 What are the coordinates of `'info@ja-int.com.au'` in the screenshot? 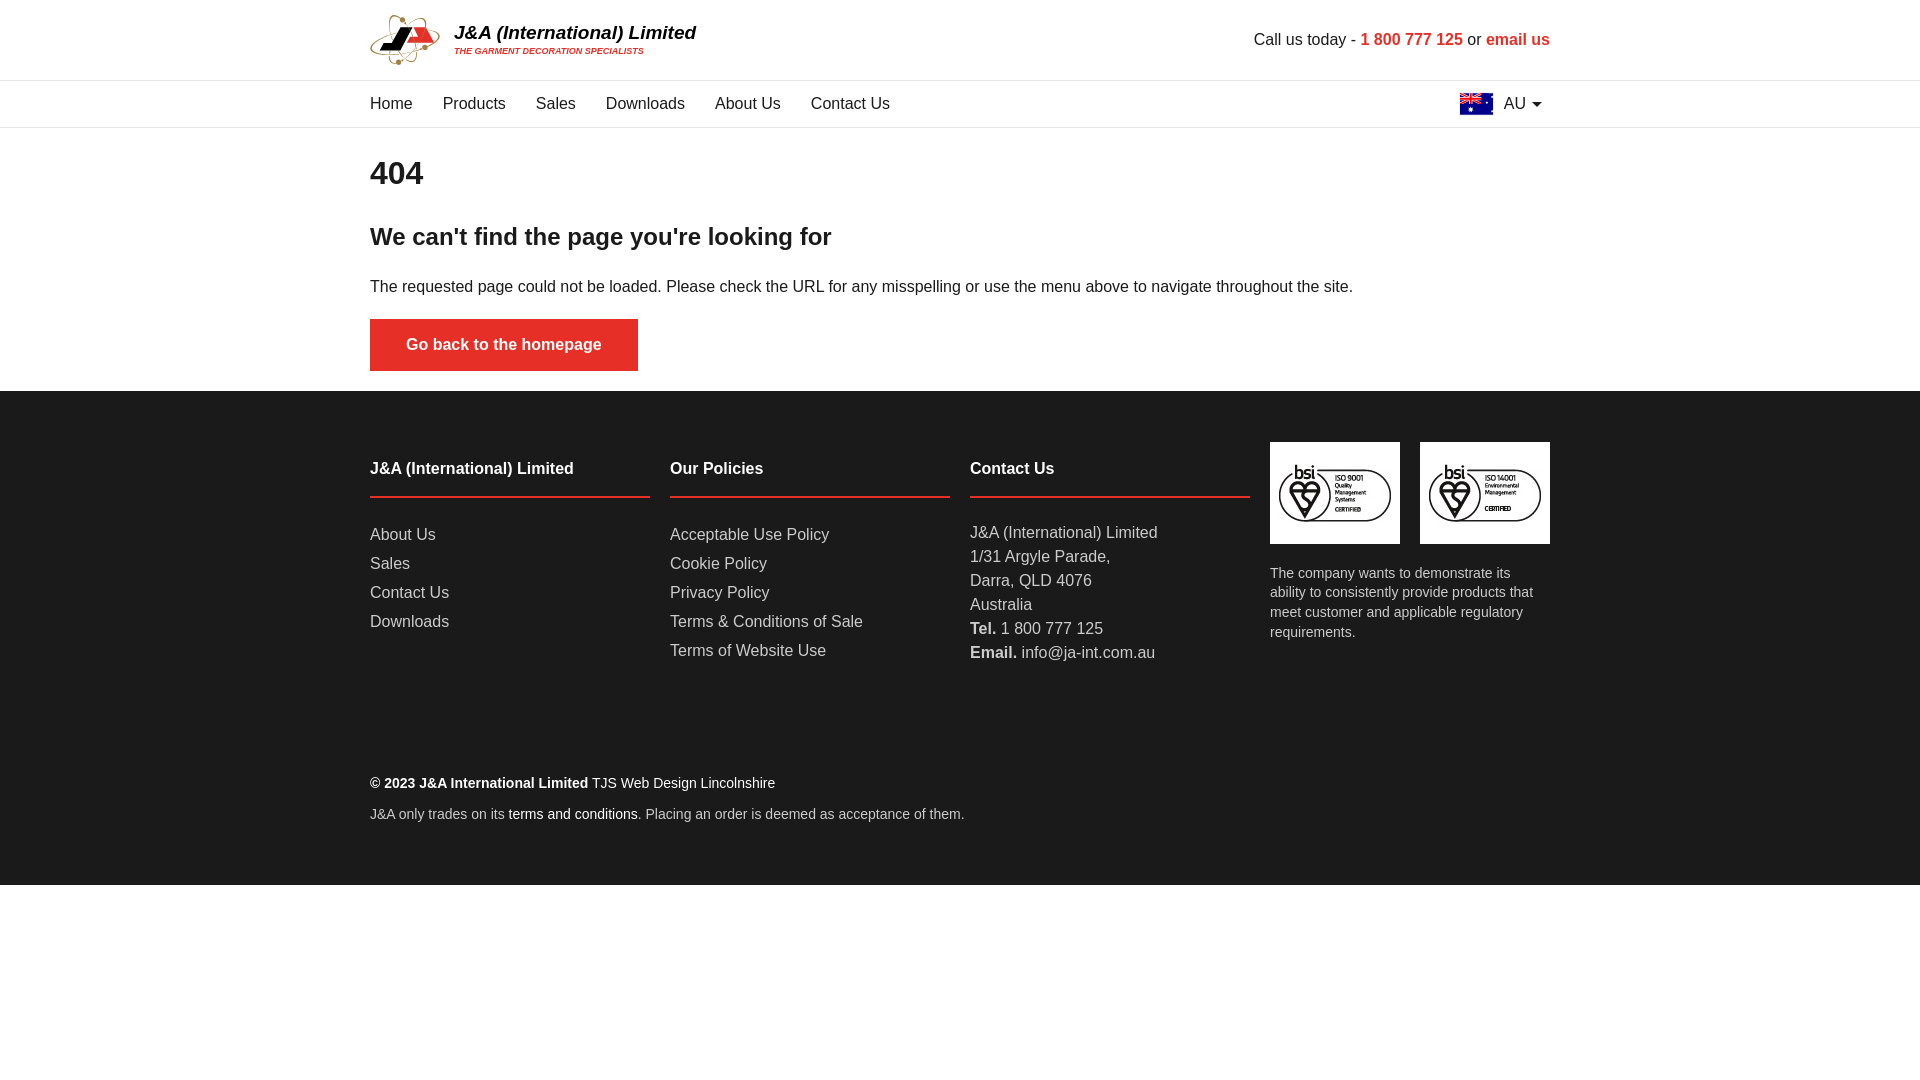 It's located at (1088, 652).